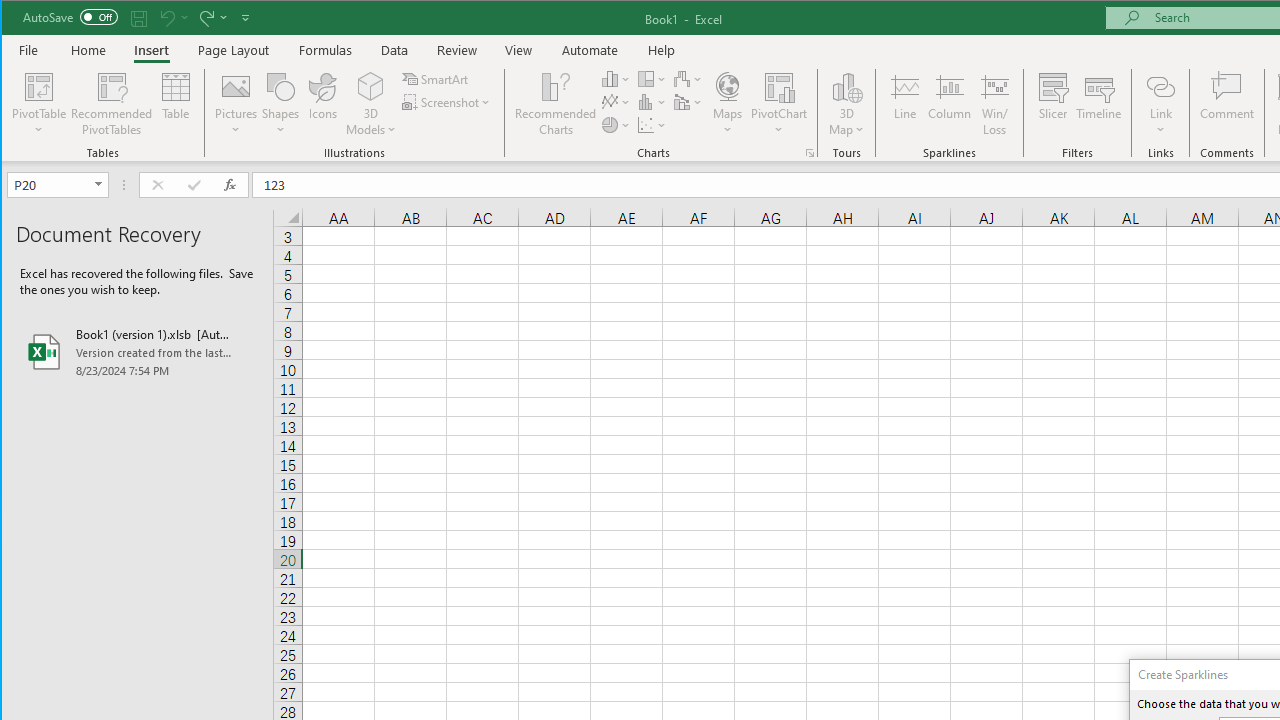 The width and height of the screenshot is (1280, 720). What do you see at coordinates (688, 102) in the screenshot?
I see `'Insert Combo Chart'` at bounding box center [688, 102].